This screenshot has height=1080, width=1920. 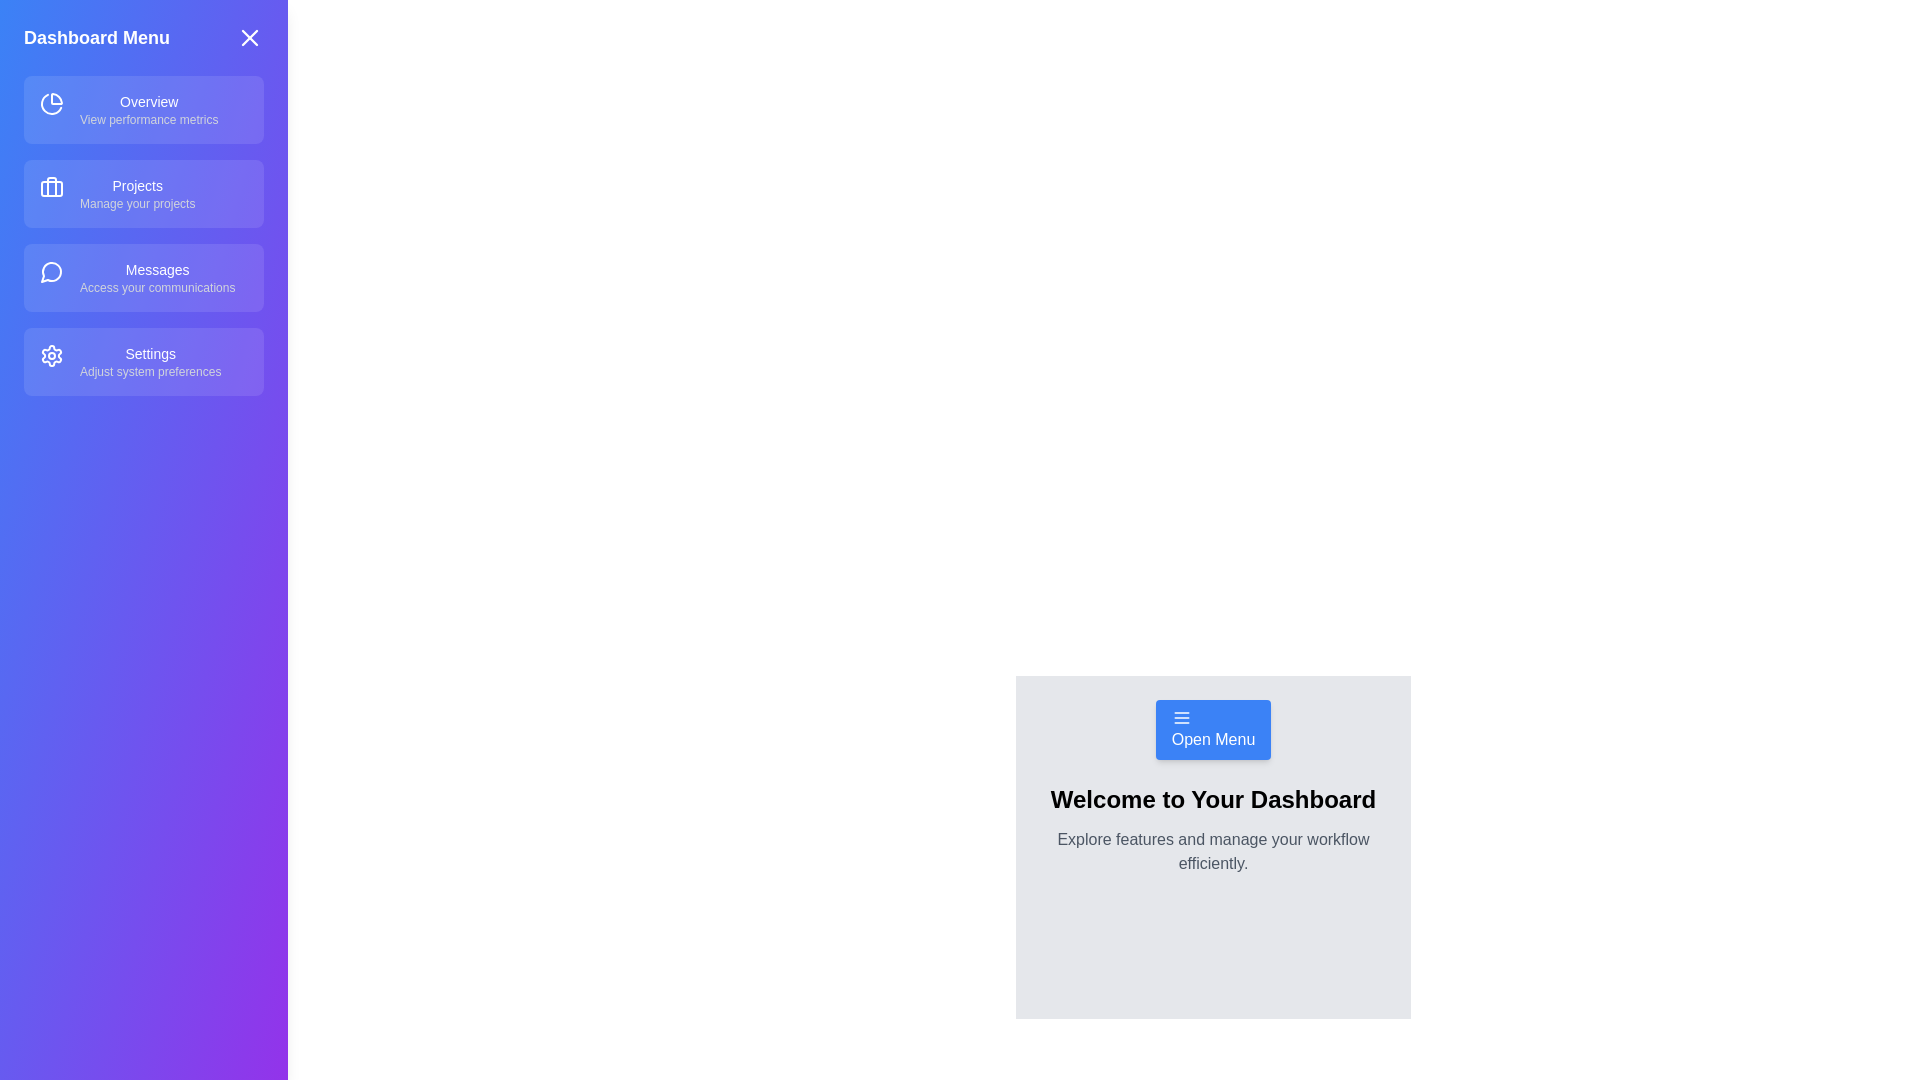 I want to click on the menu item labeled Overview, so click(x=143, y=110).